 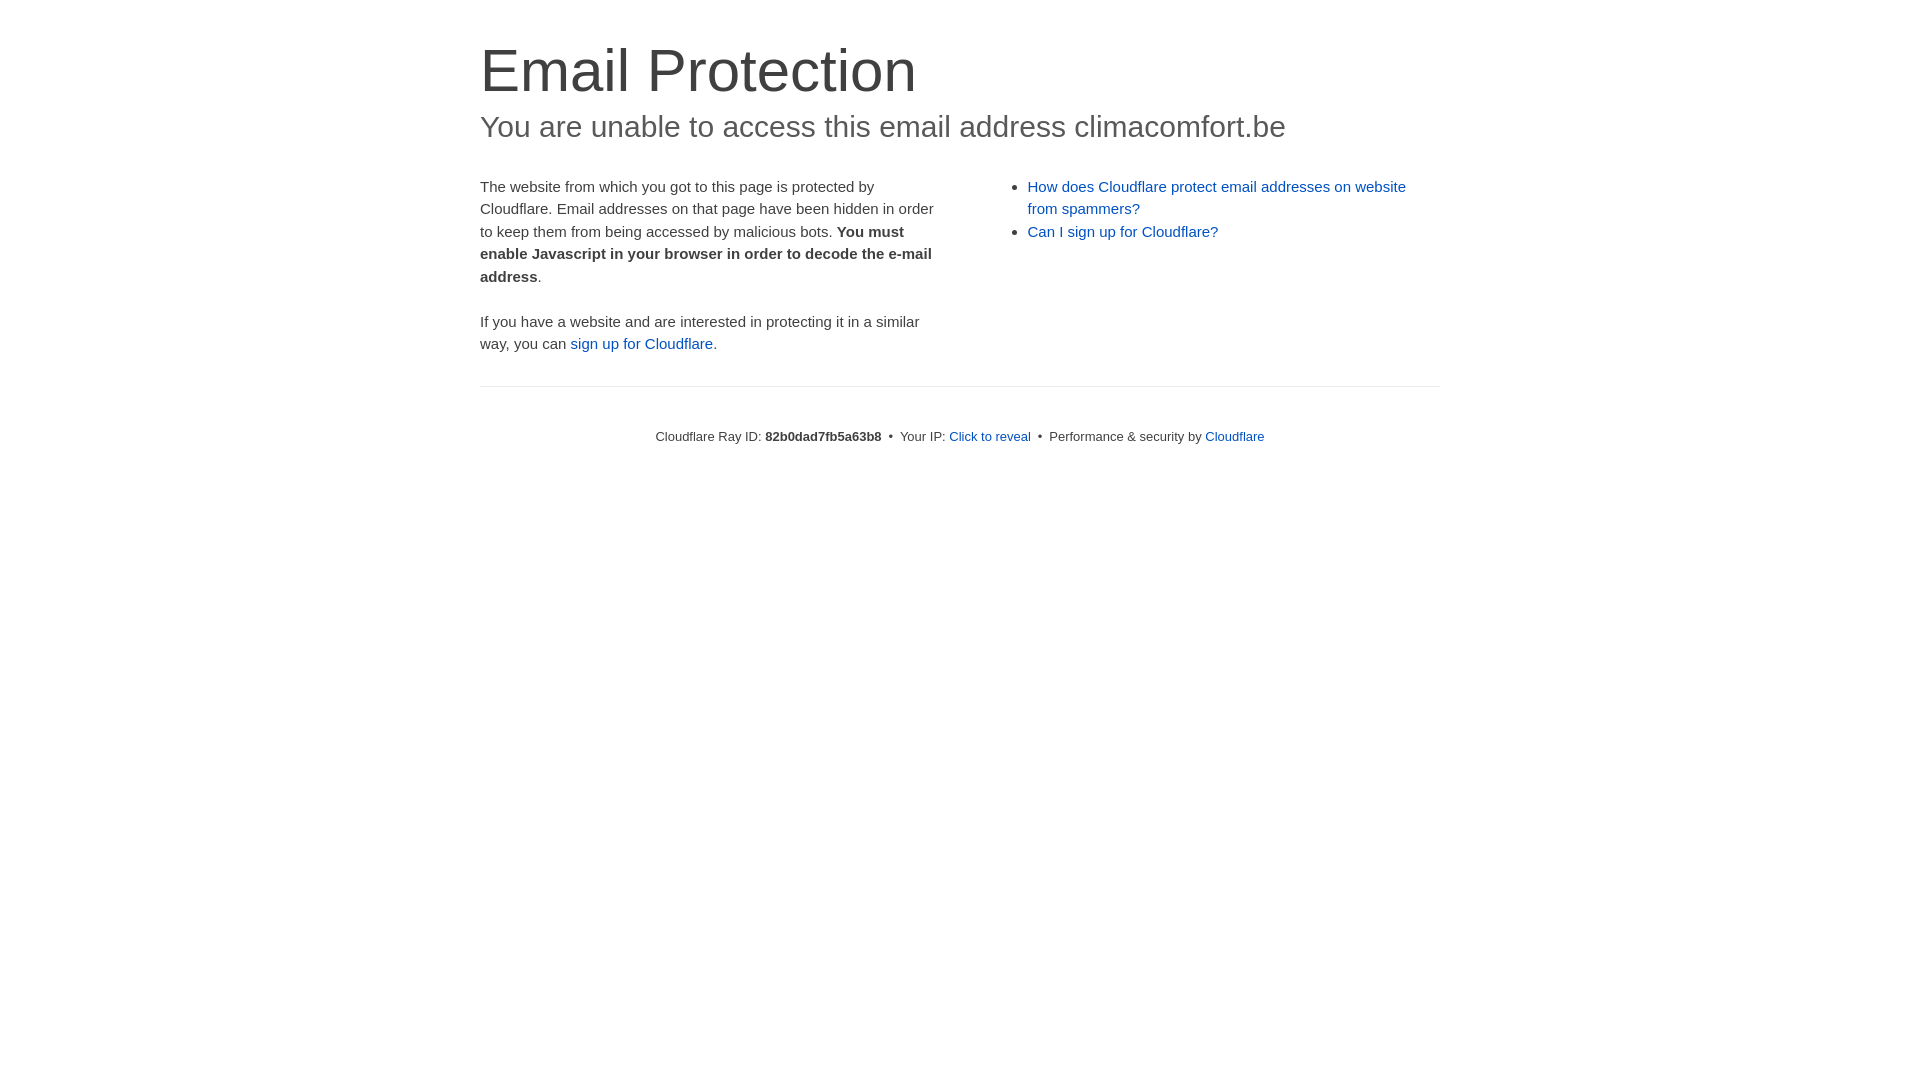 What do you see at coordinates (989, 435) in the screenshot?
I see `'Click to reveal'` at bounding box center [989, 435].